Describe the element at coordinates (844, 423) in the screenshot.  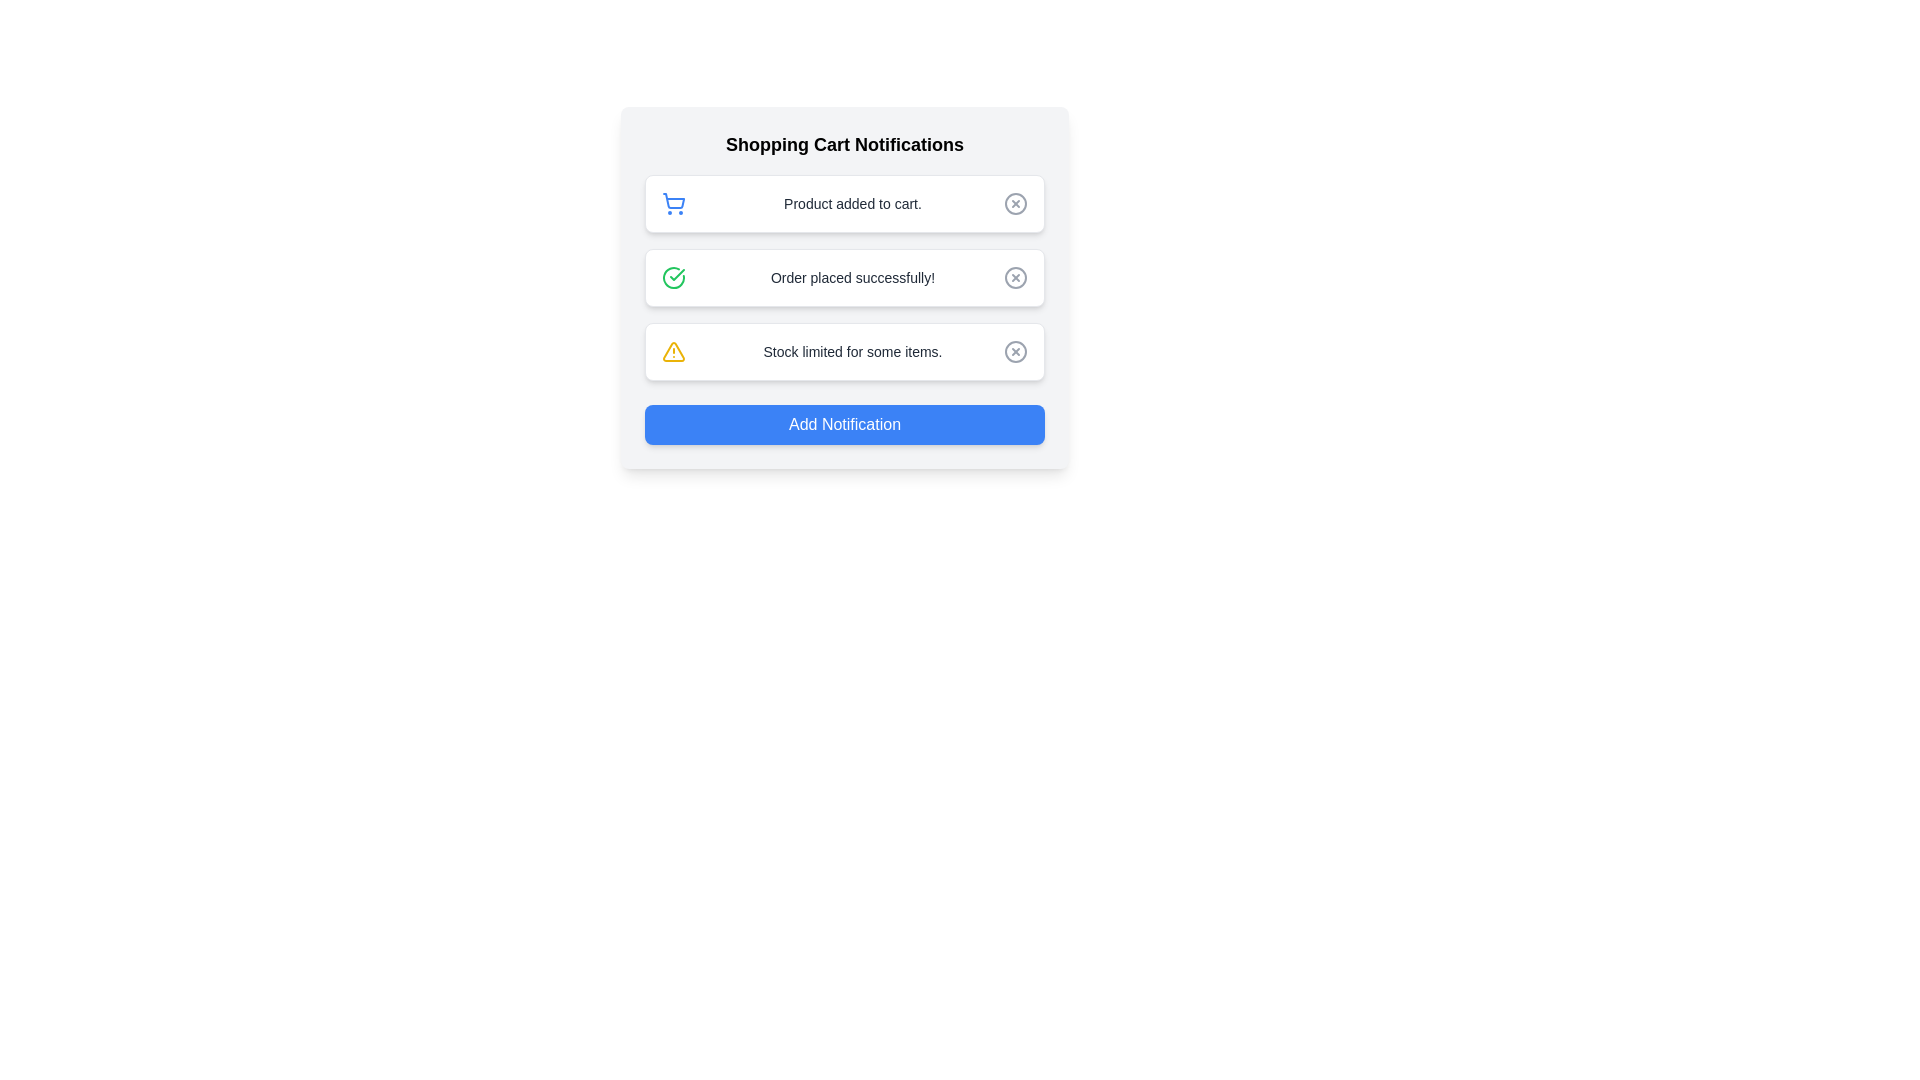
I see `the 'Add Notification' button with a vibrant blue background and white bold text` at that location.